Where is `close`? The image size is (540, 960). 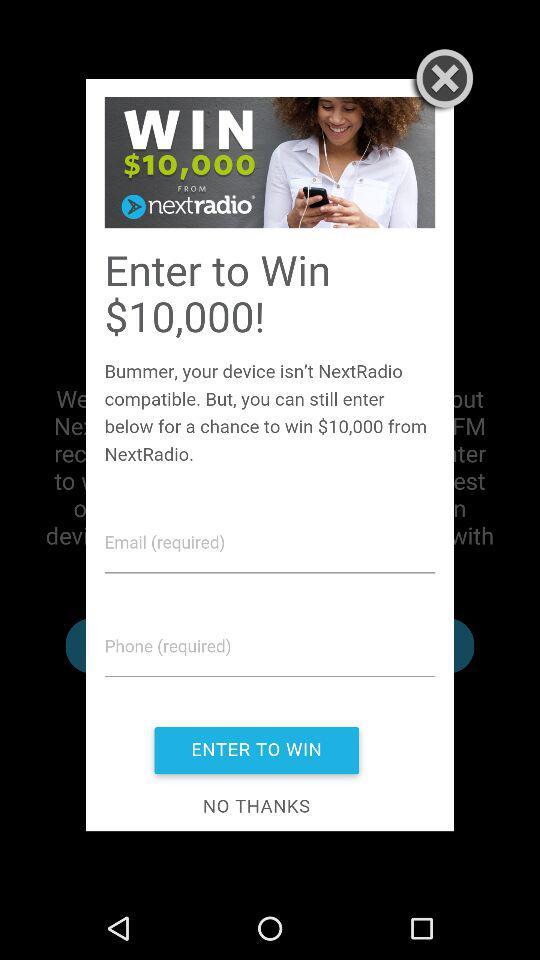
close is located at coordinates (440, 81).